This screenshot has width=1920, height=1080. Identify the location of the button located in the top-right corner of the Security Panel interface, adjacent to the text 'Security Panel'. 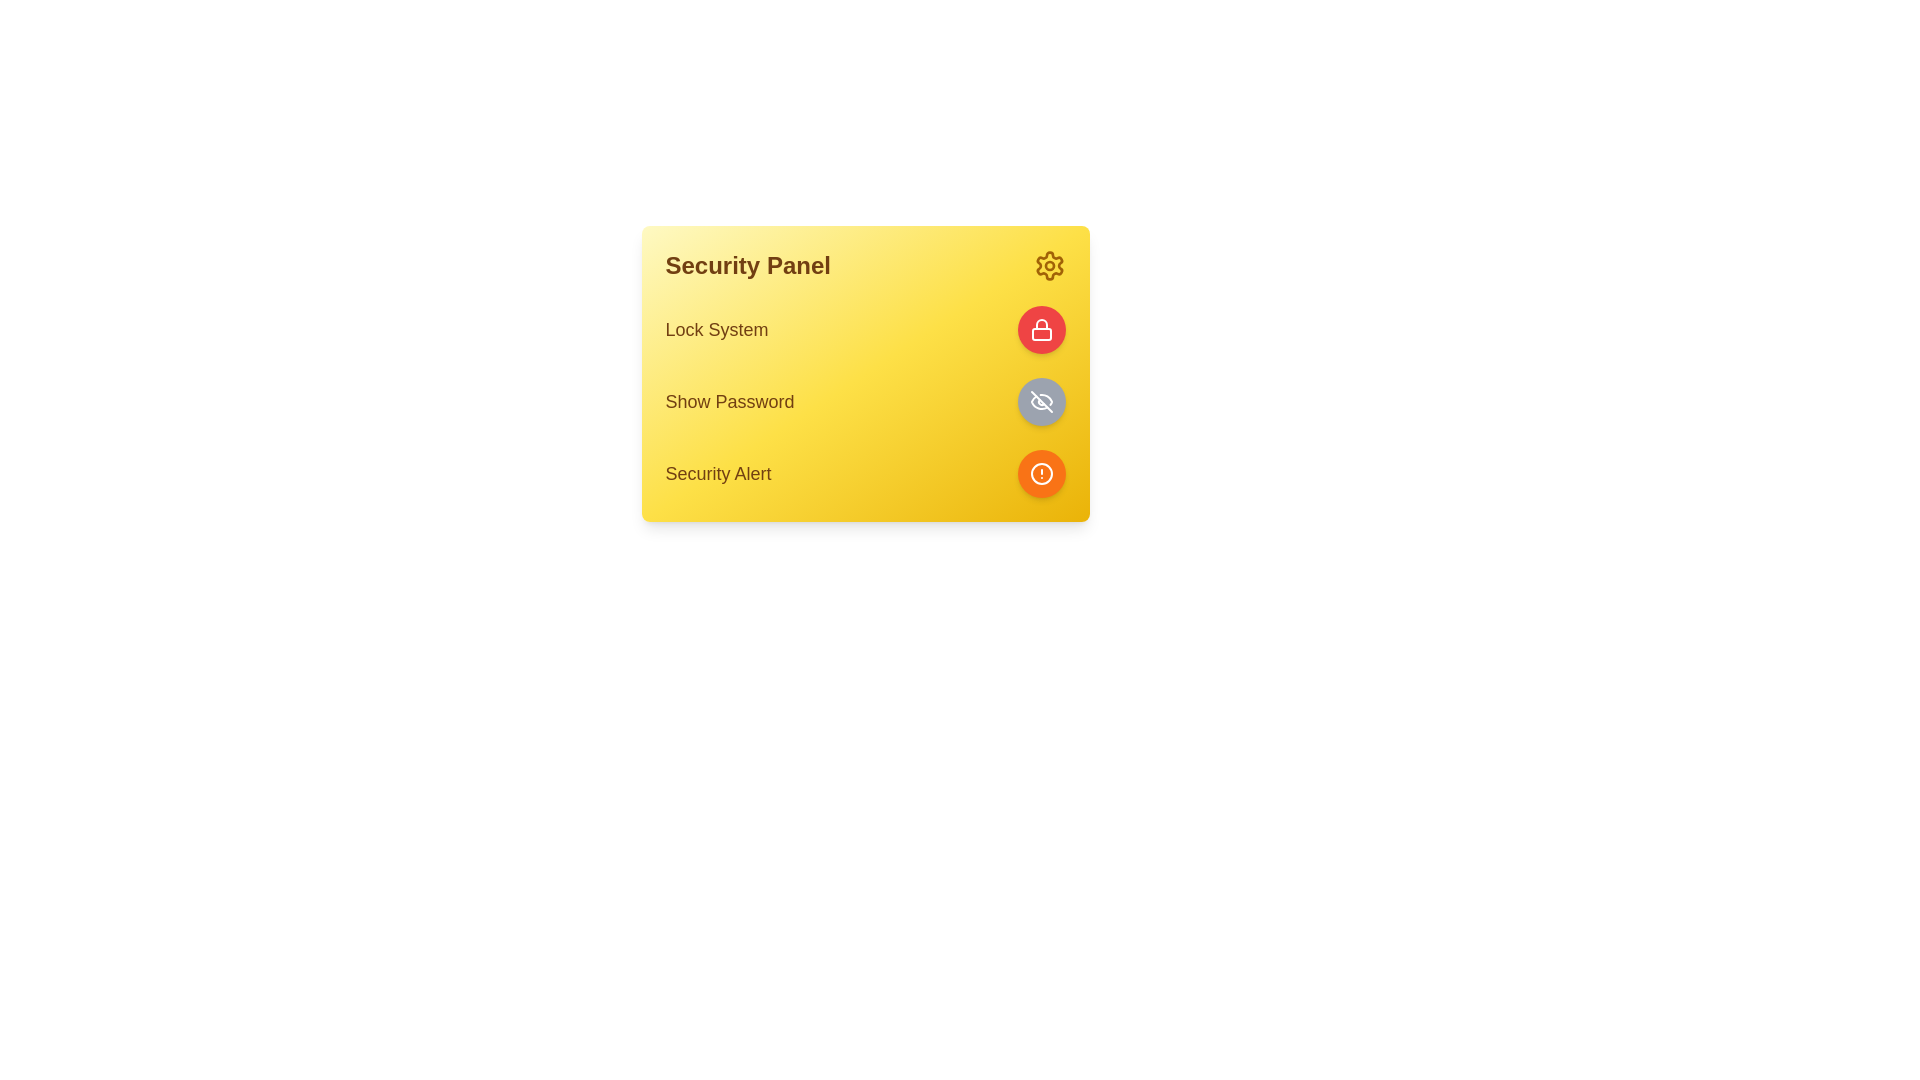
(1048, 265).